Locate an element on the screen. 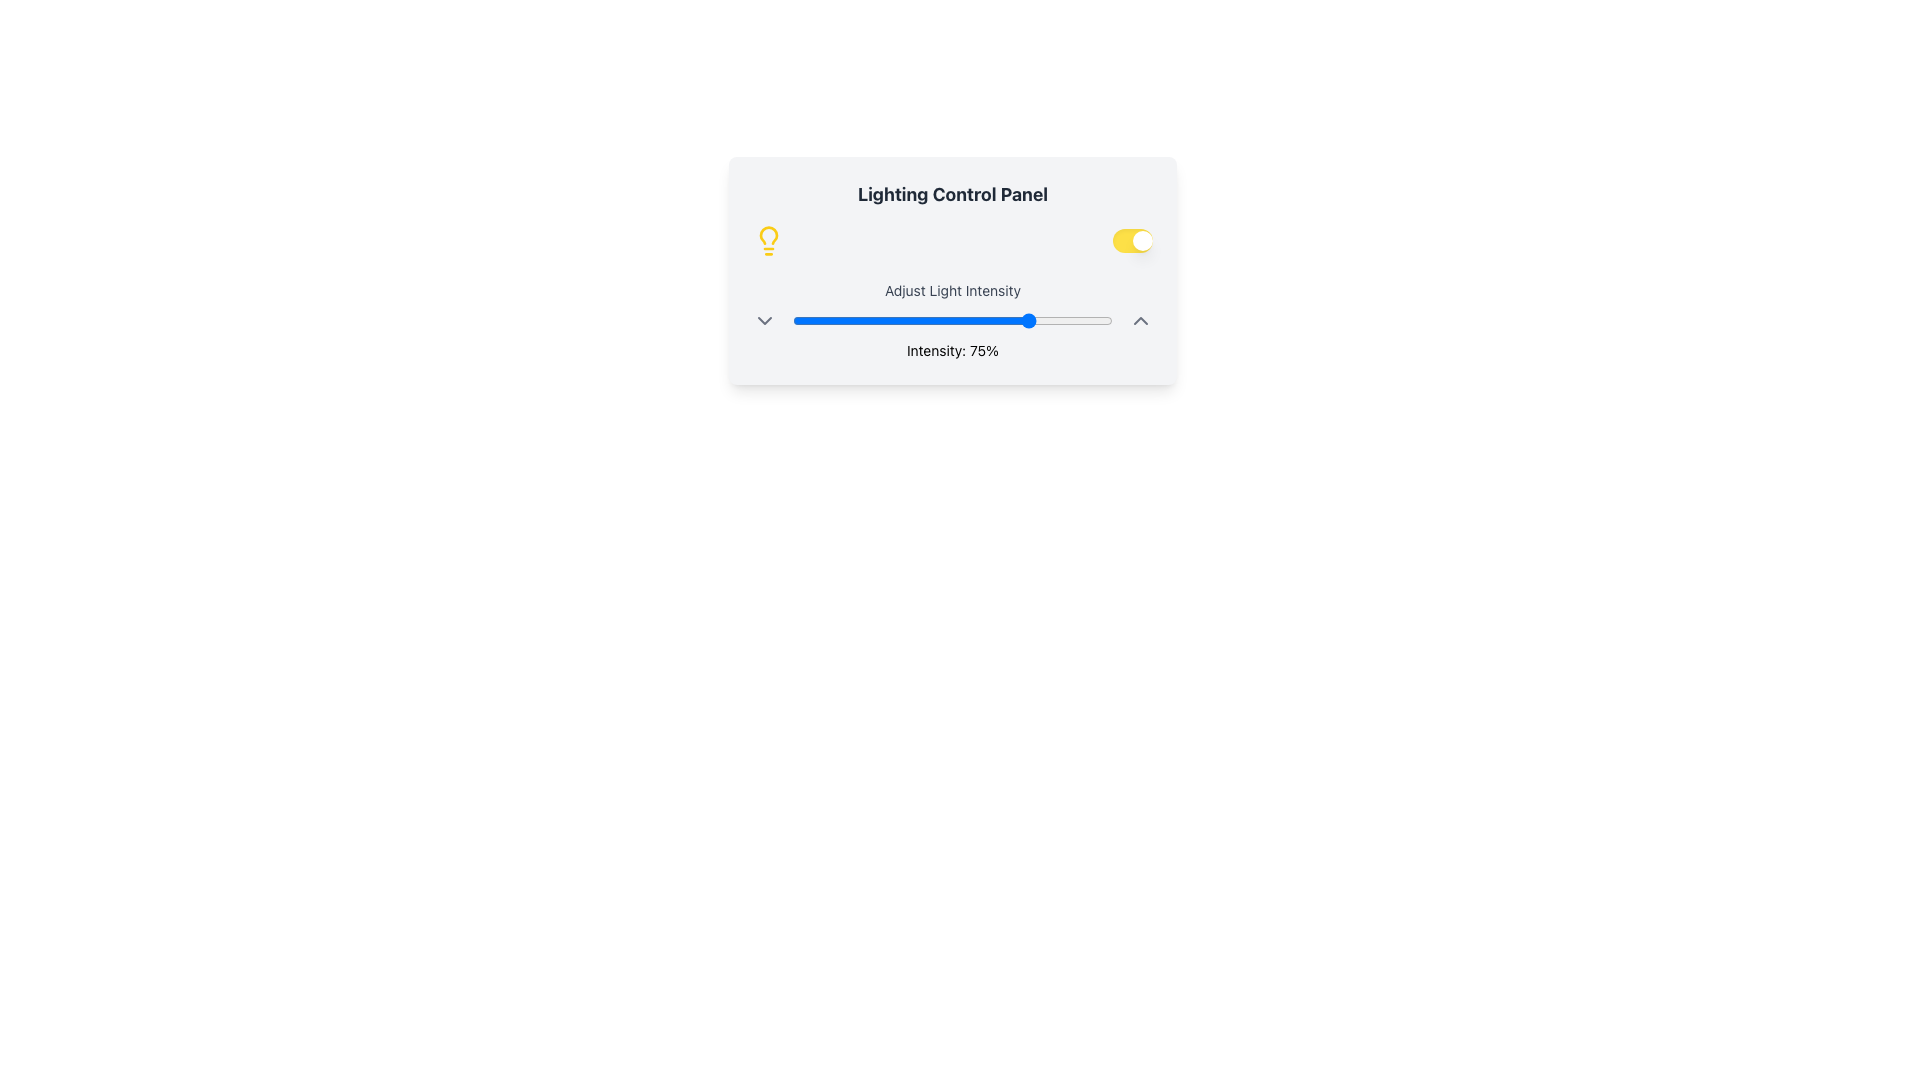 This screenshot has height=1080, width=1920. light intensity is located at coordinates (1099, 319).